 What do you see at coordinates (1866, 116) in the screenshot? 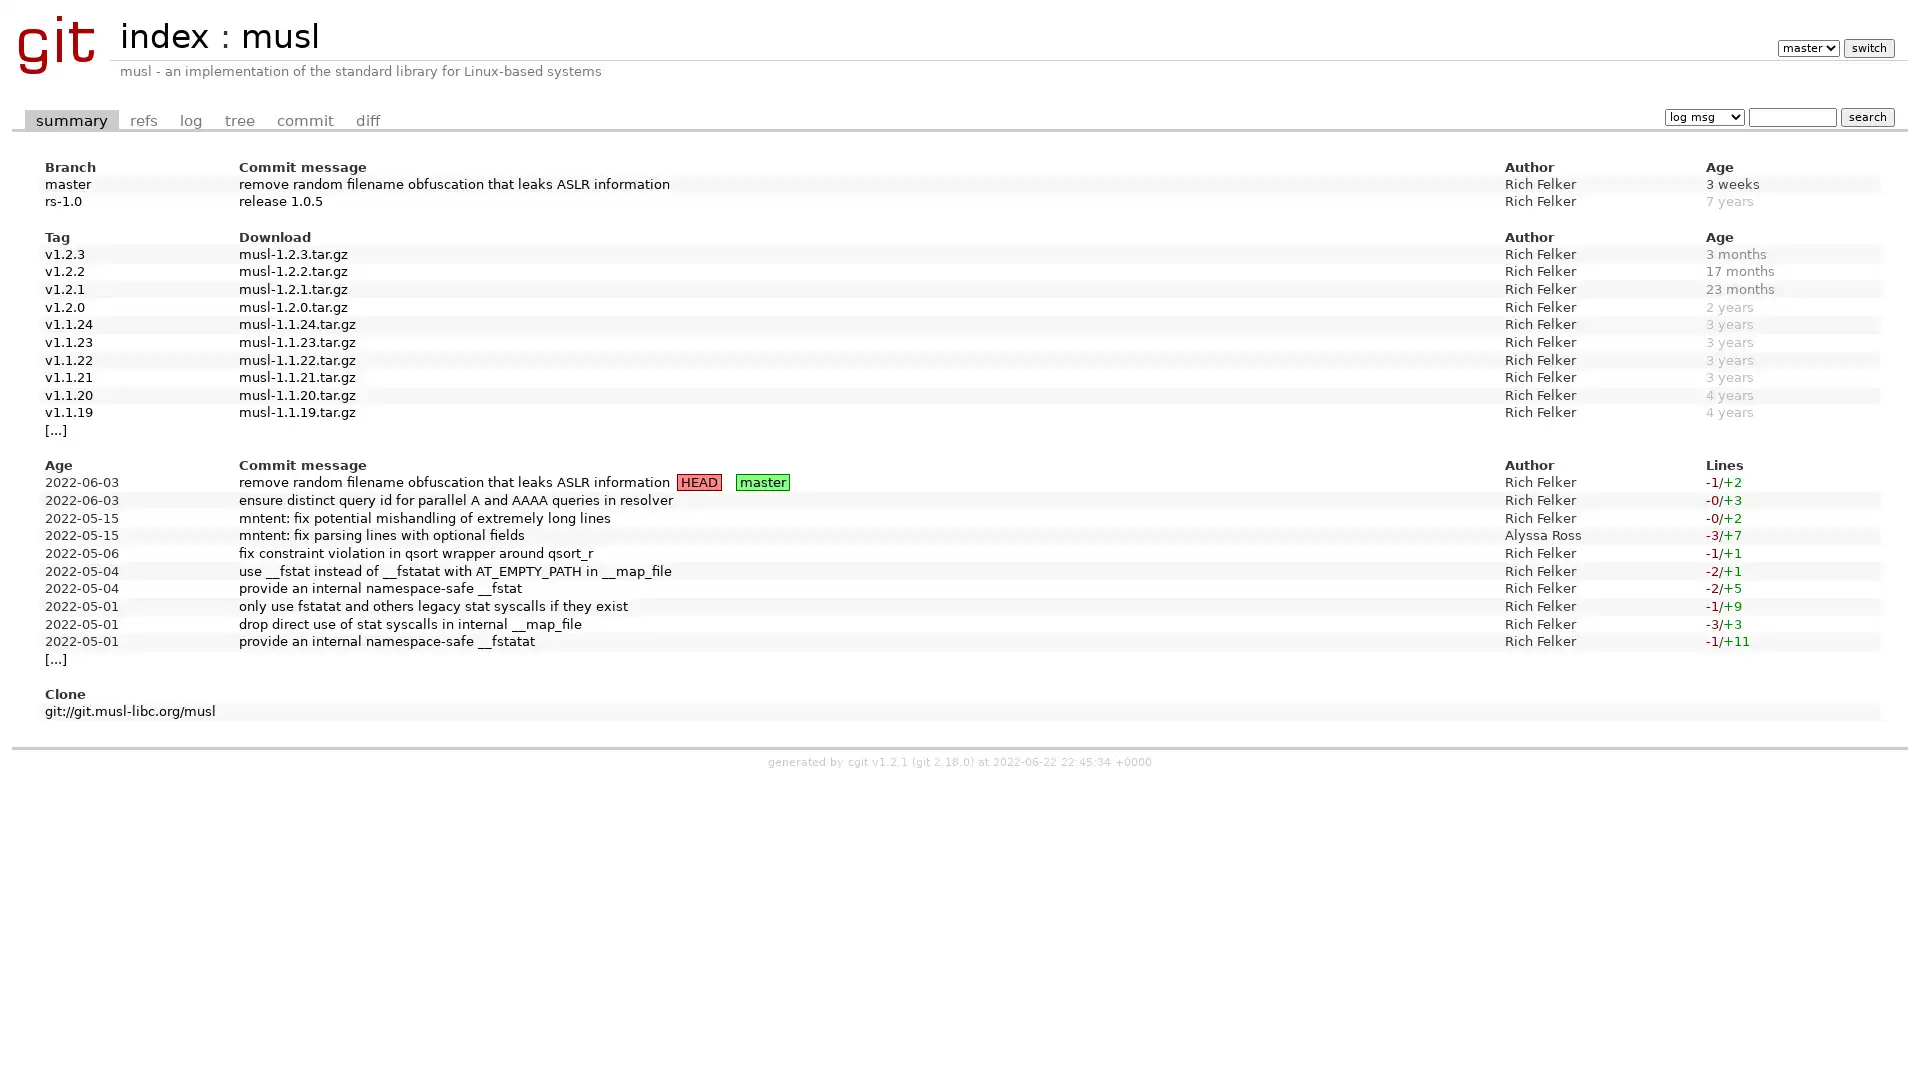
I see `search` at bounding box center [1866, 116].